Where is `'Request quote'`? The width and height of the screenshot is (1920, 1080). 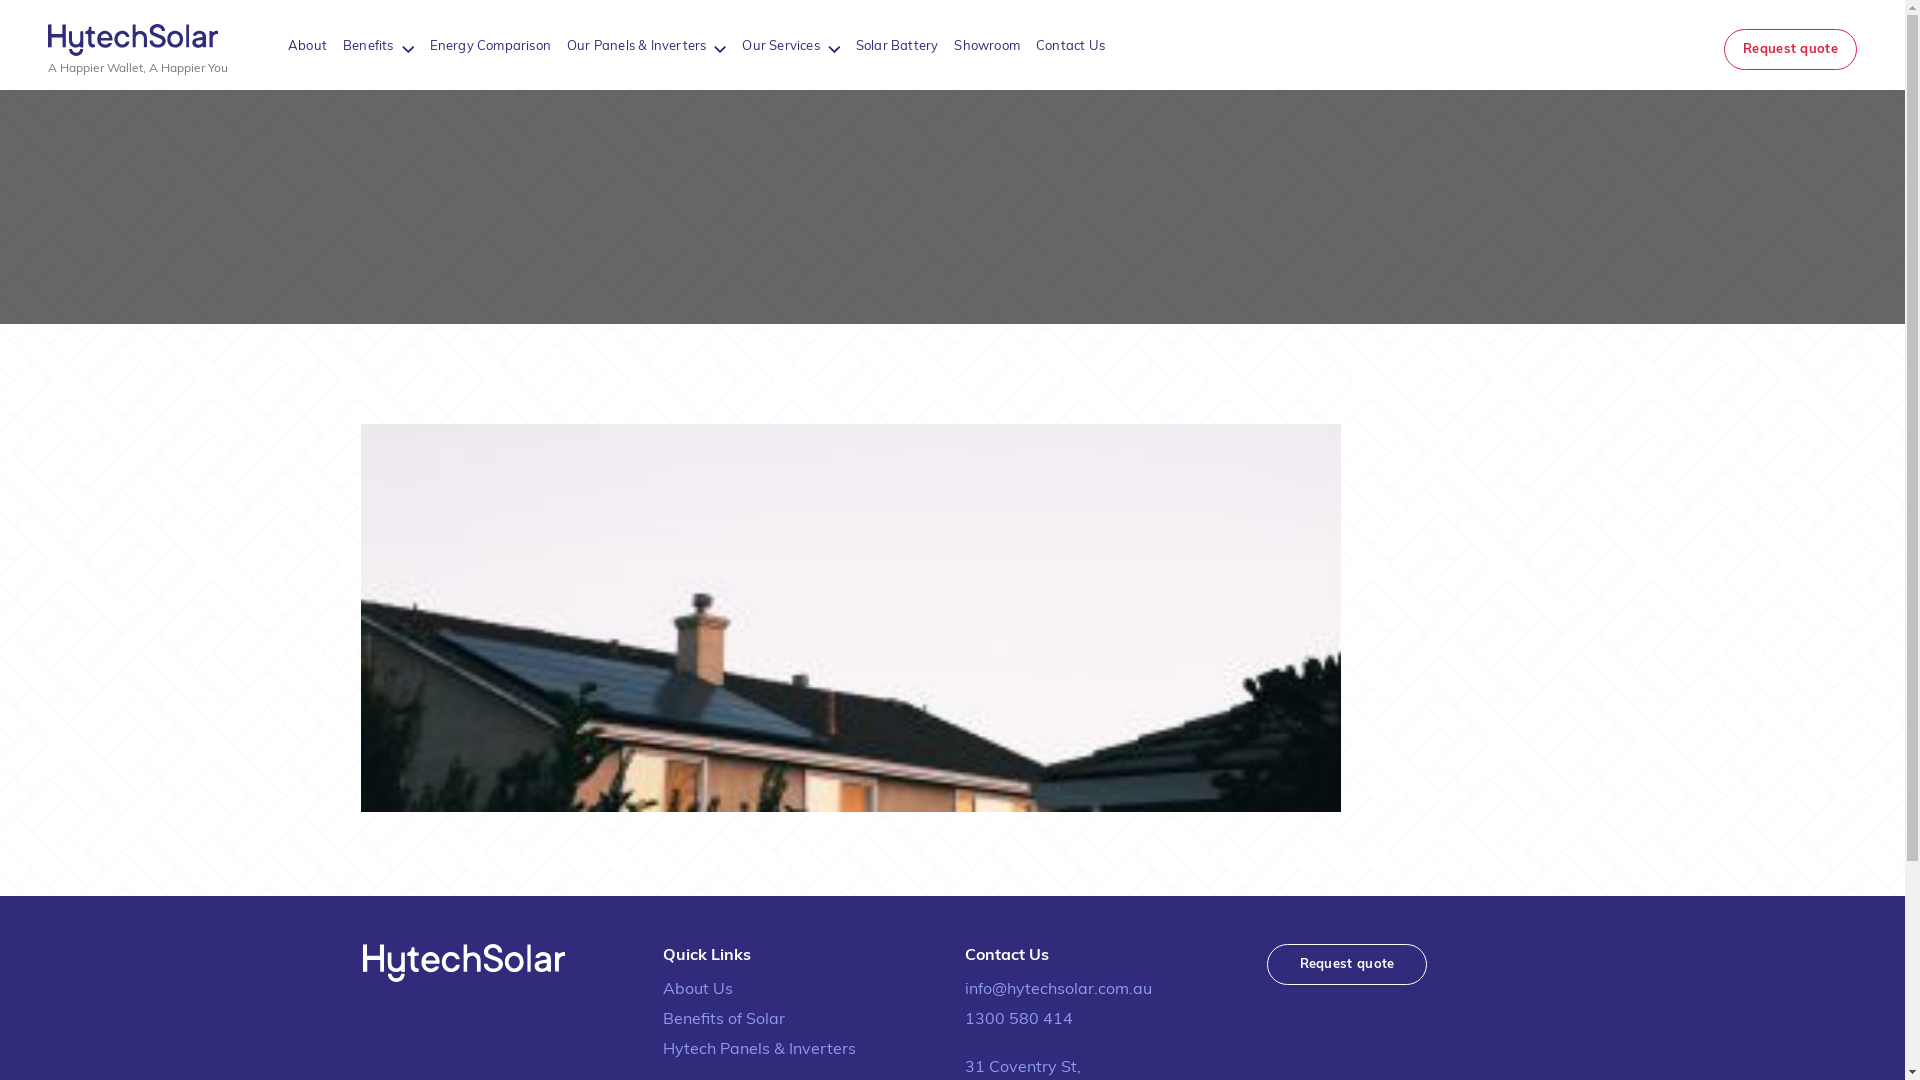
'Request quote' is located at coordinates (1790, 48).